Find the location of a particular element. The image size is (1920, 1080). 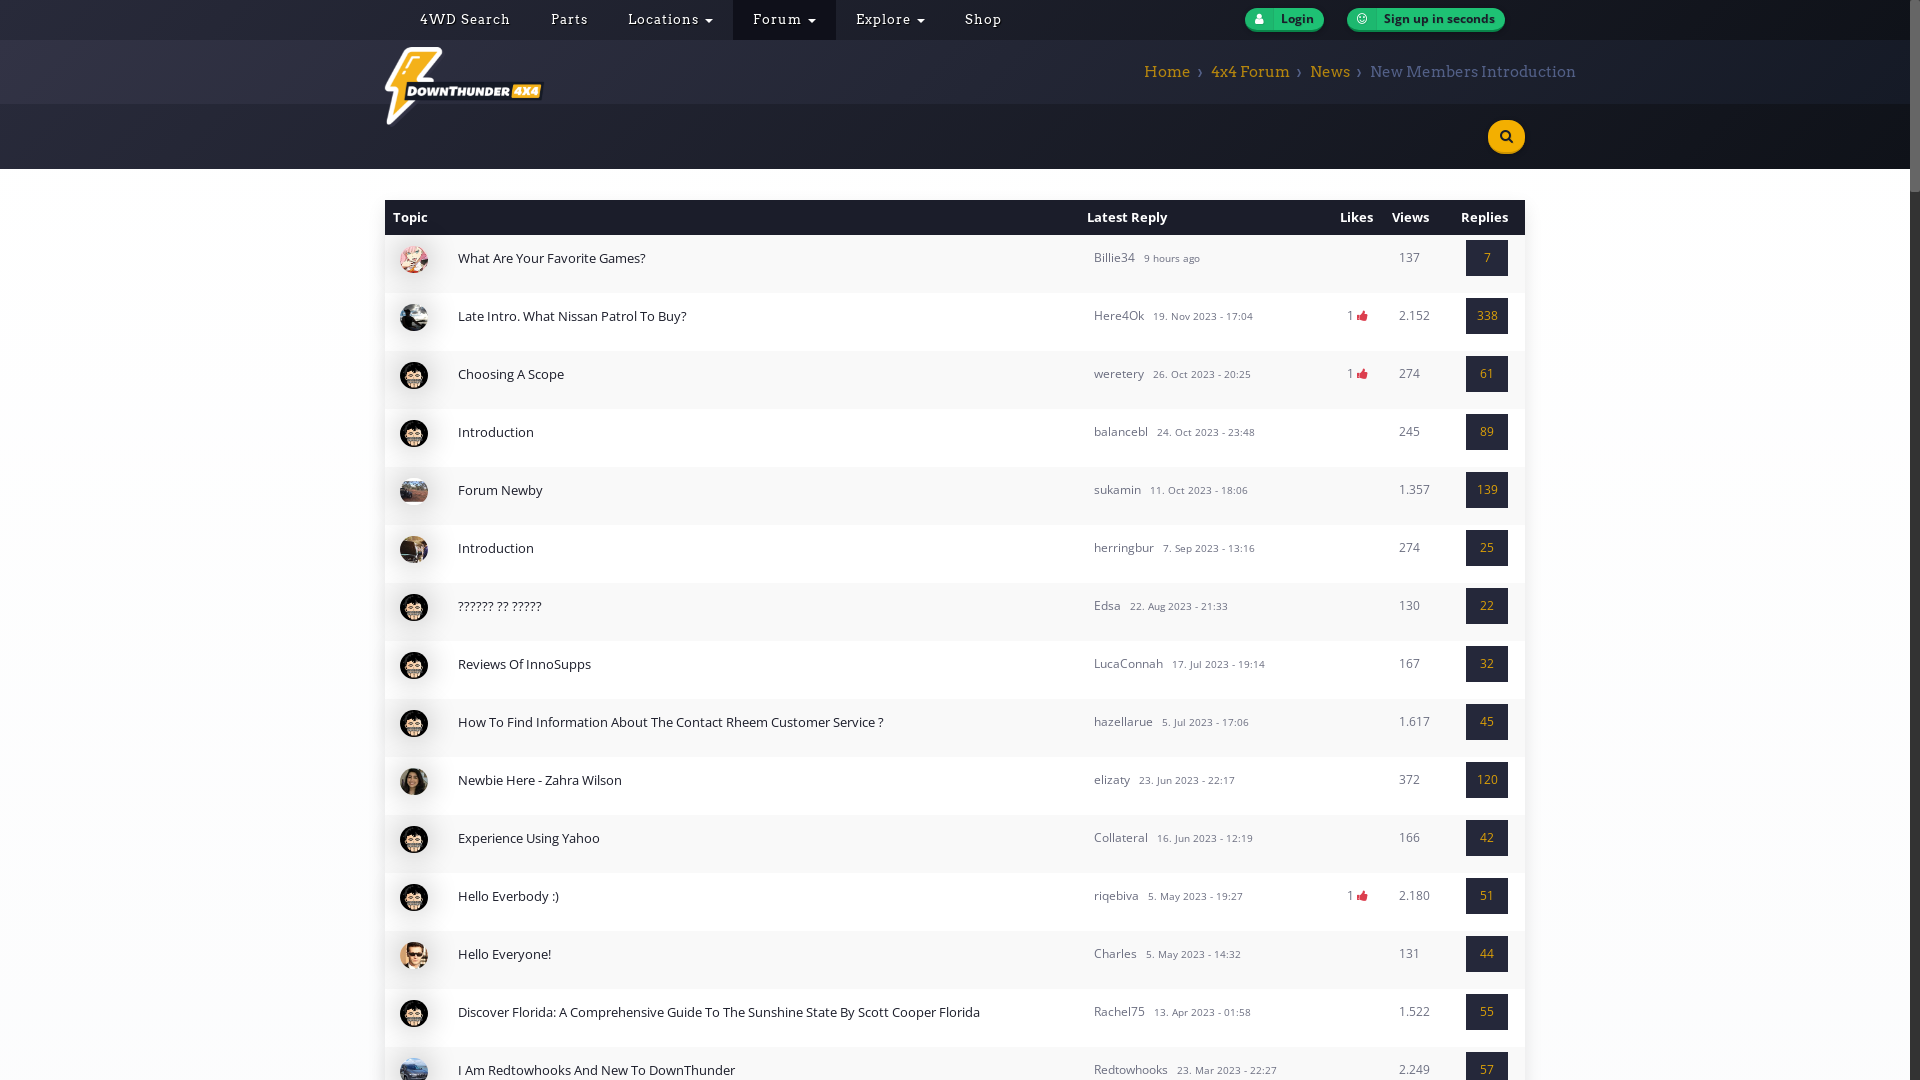

'Forum Newby' is located at coordinates (500, 489).